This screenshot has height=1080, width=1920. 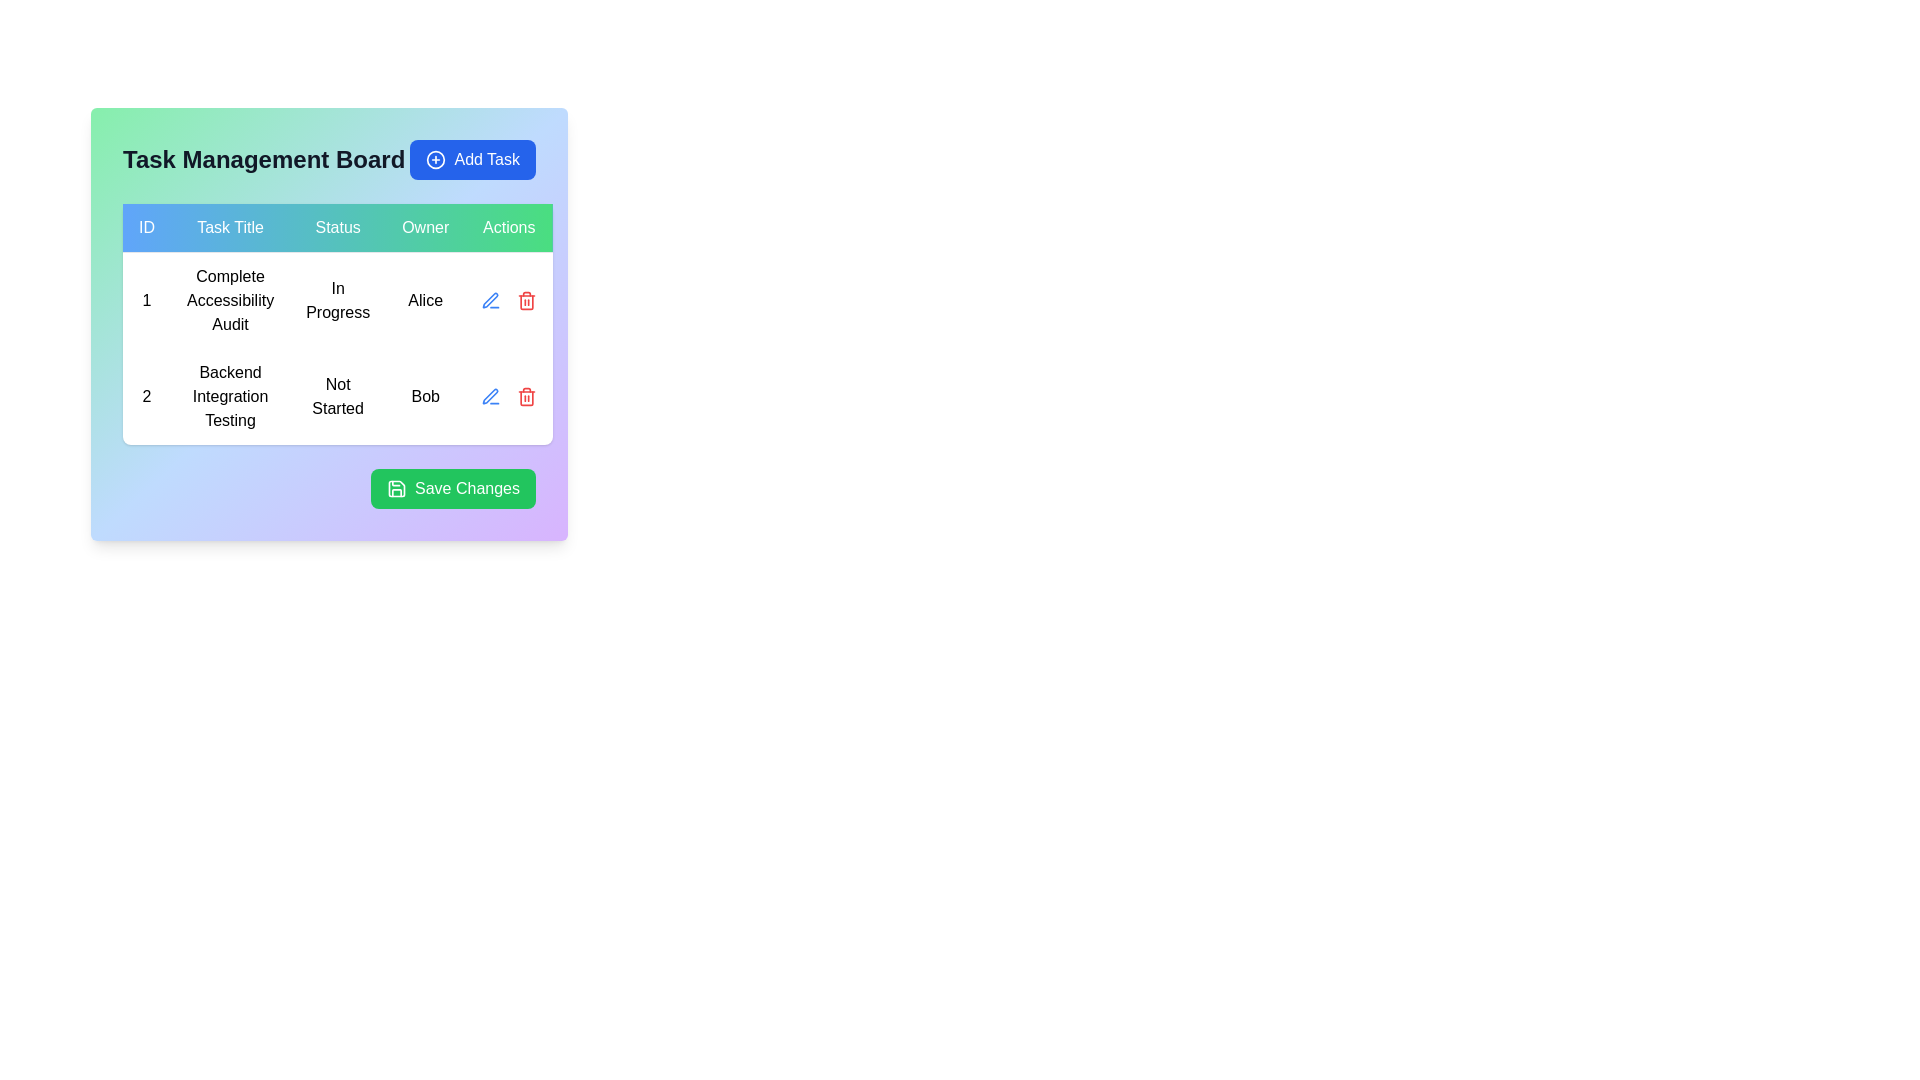 What do you see at coordinates (509, 300) in the screenshot?
I see `the pencil icon in the interactive control group for editing the task in the first row under the 'Actions' column of the task management board` at bounding box center [509, 300].